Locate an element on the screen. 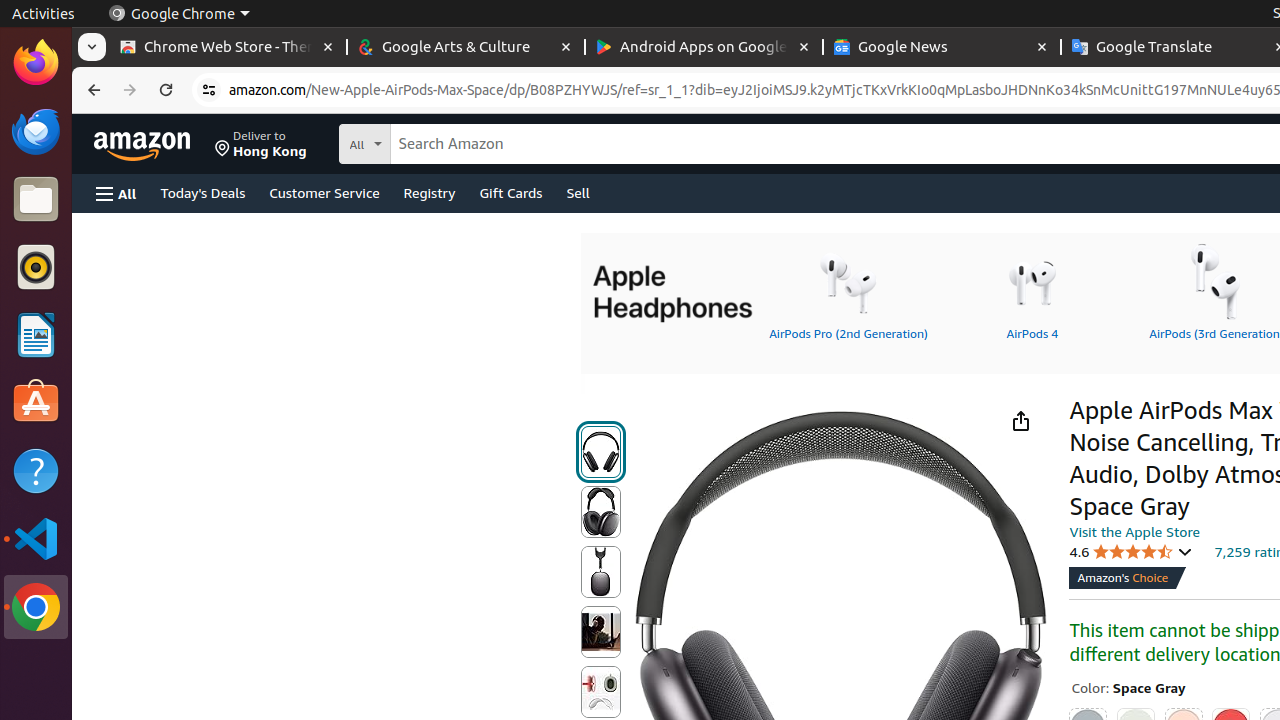 This screenshot has height=720, width=1280. 'Help' is located at coordinates (35, 471).